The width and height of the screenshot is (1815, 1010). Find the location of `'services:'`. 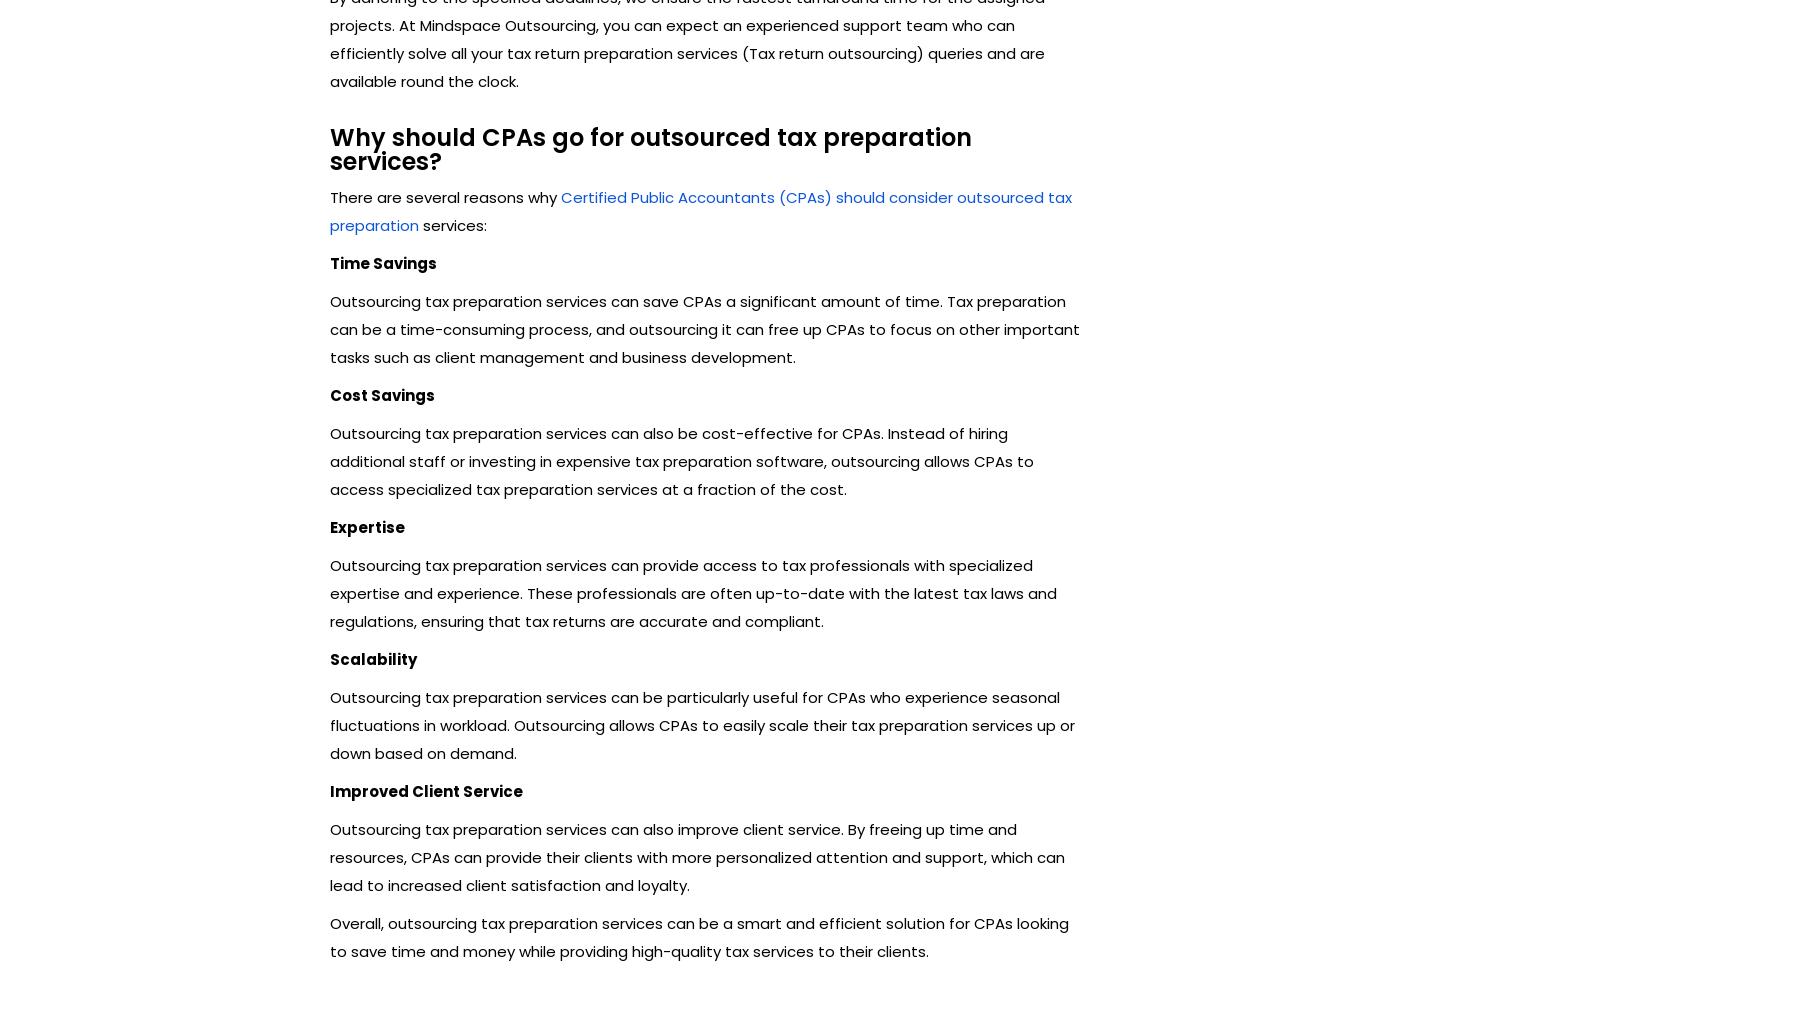

'services:' is located at coordinates (453, 223).